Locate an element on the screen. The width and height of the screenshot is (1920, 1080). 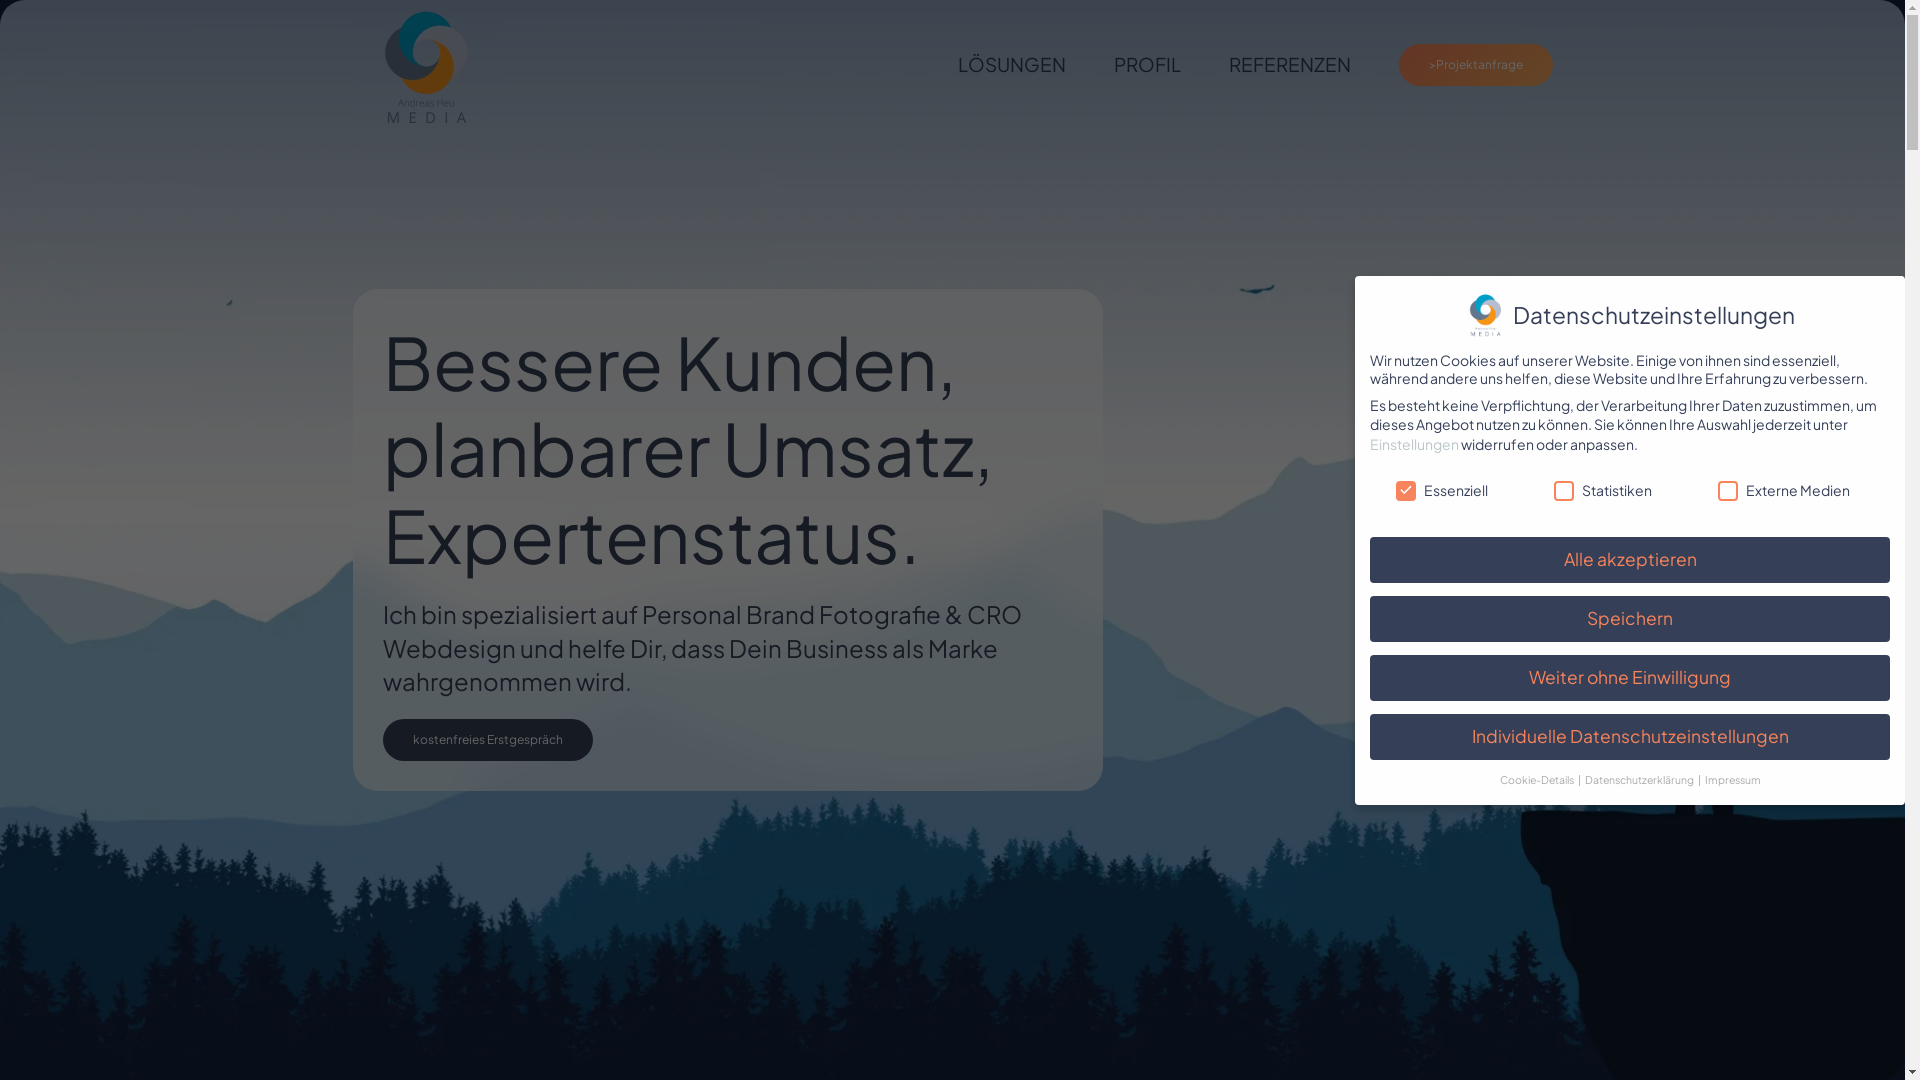
'Impressum' is located at coordinates (1731, 778).